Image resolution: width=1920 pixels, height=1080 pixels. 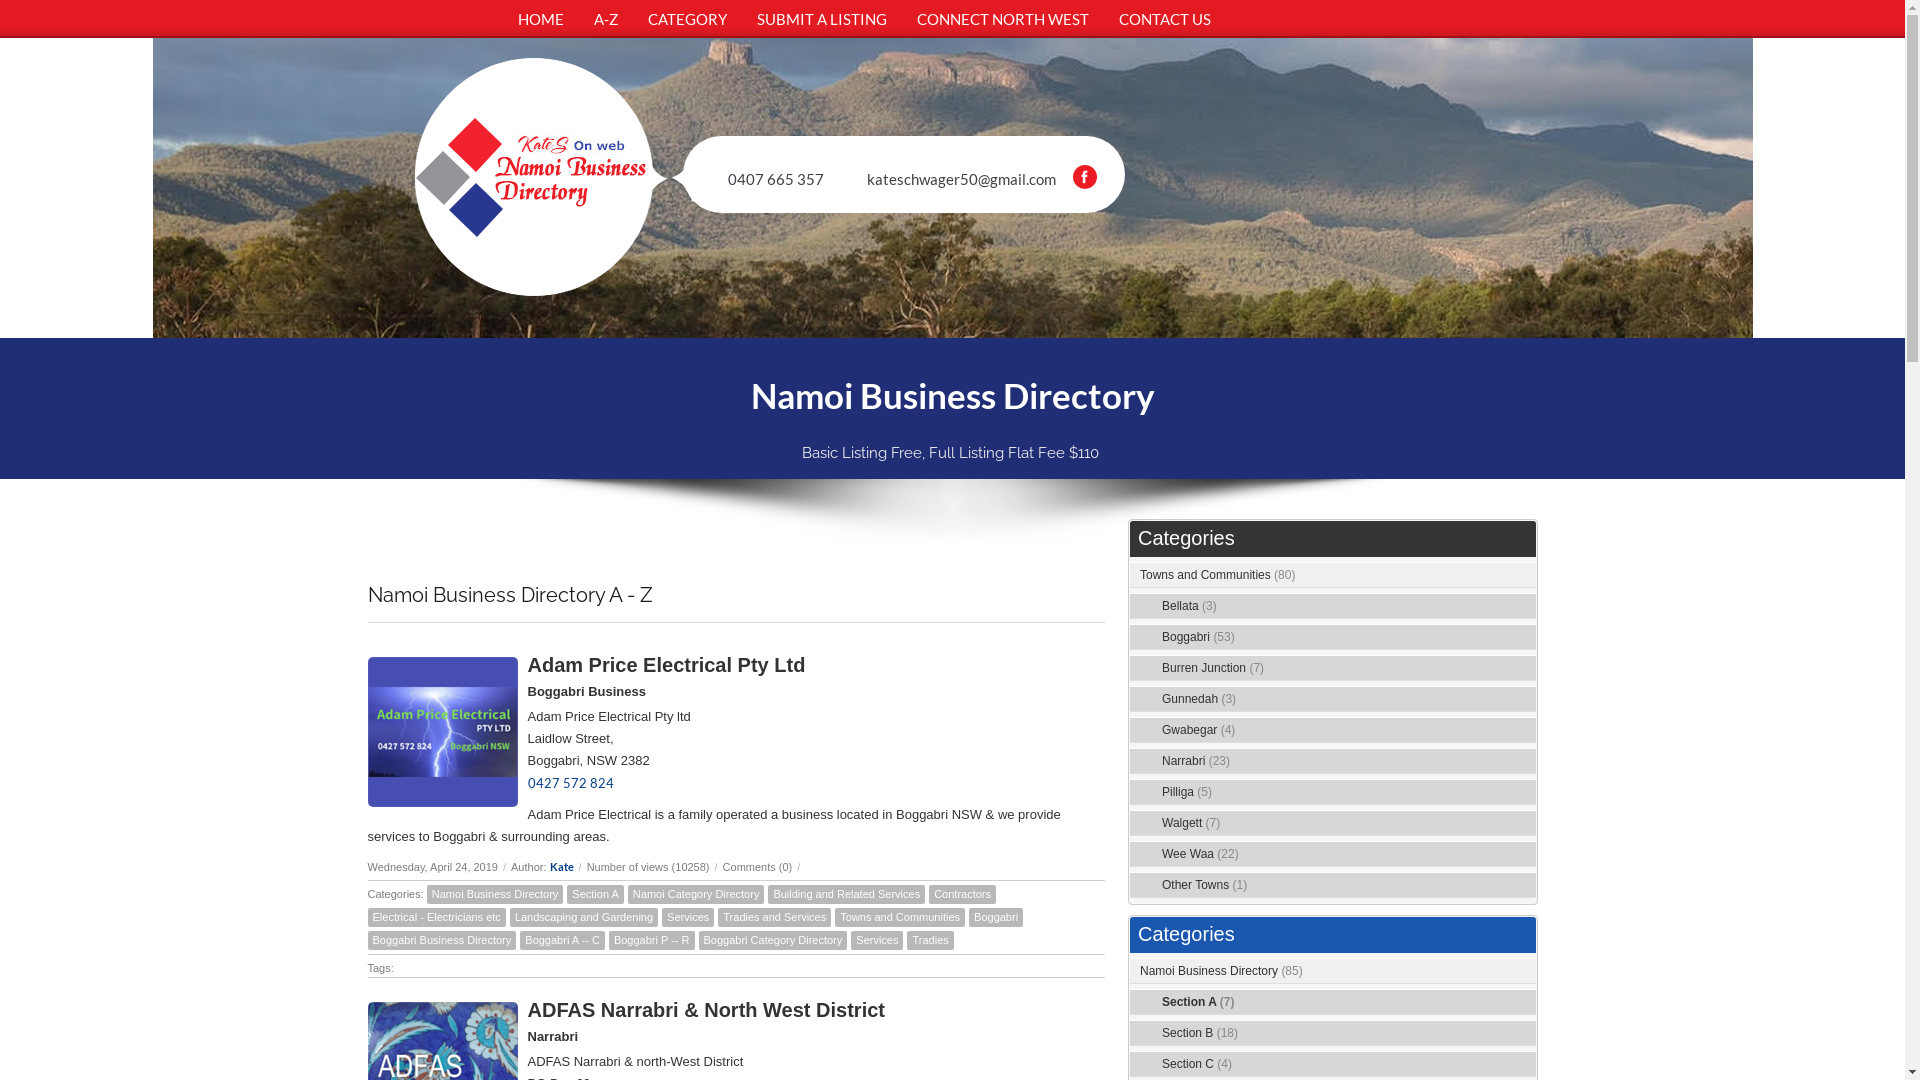 I want to click on 'Walgett (7)', so click(x=1190, y=822).